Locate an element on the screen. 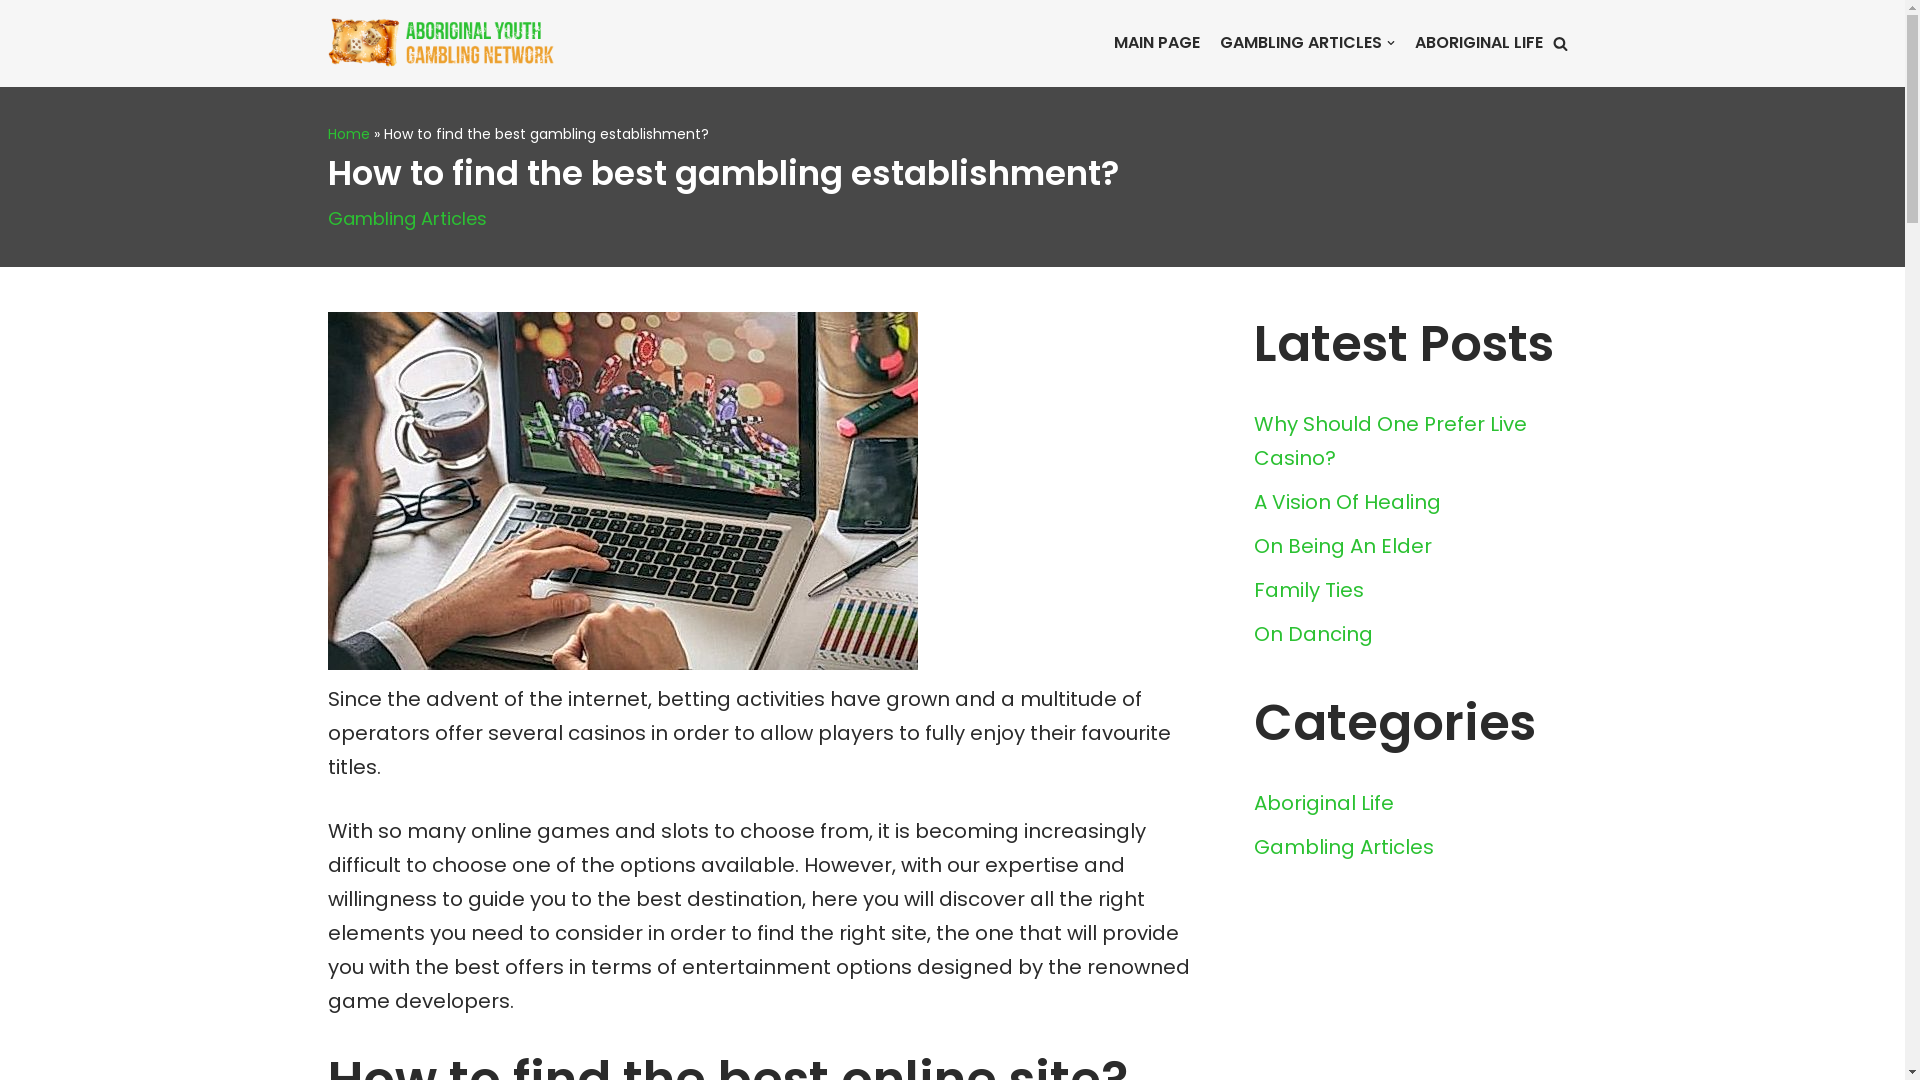 Image resolution: width=1920 pixels, height=1080 pixels. 'Skip to content' is located at coordinates (14, 42).